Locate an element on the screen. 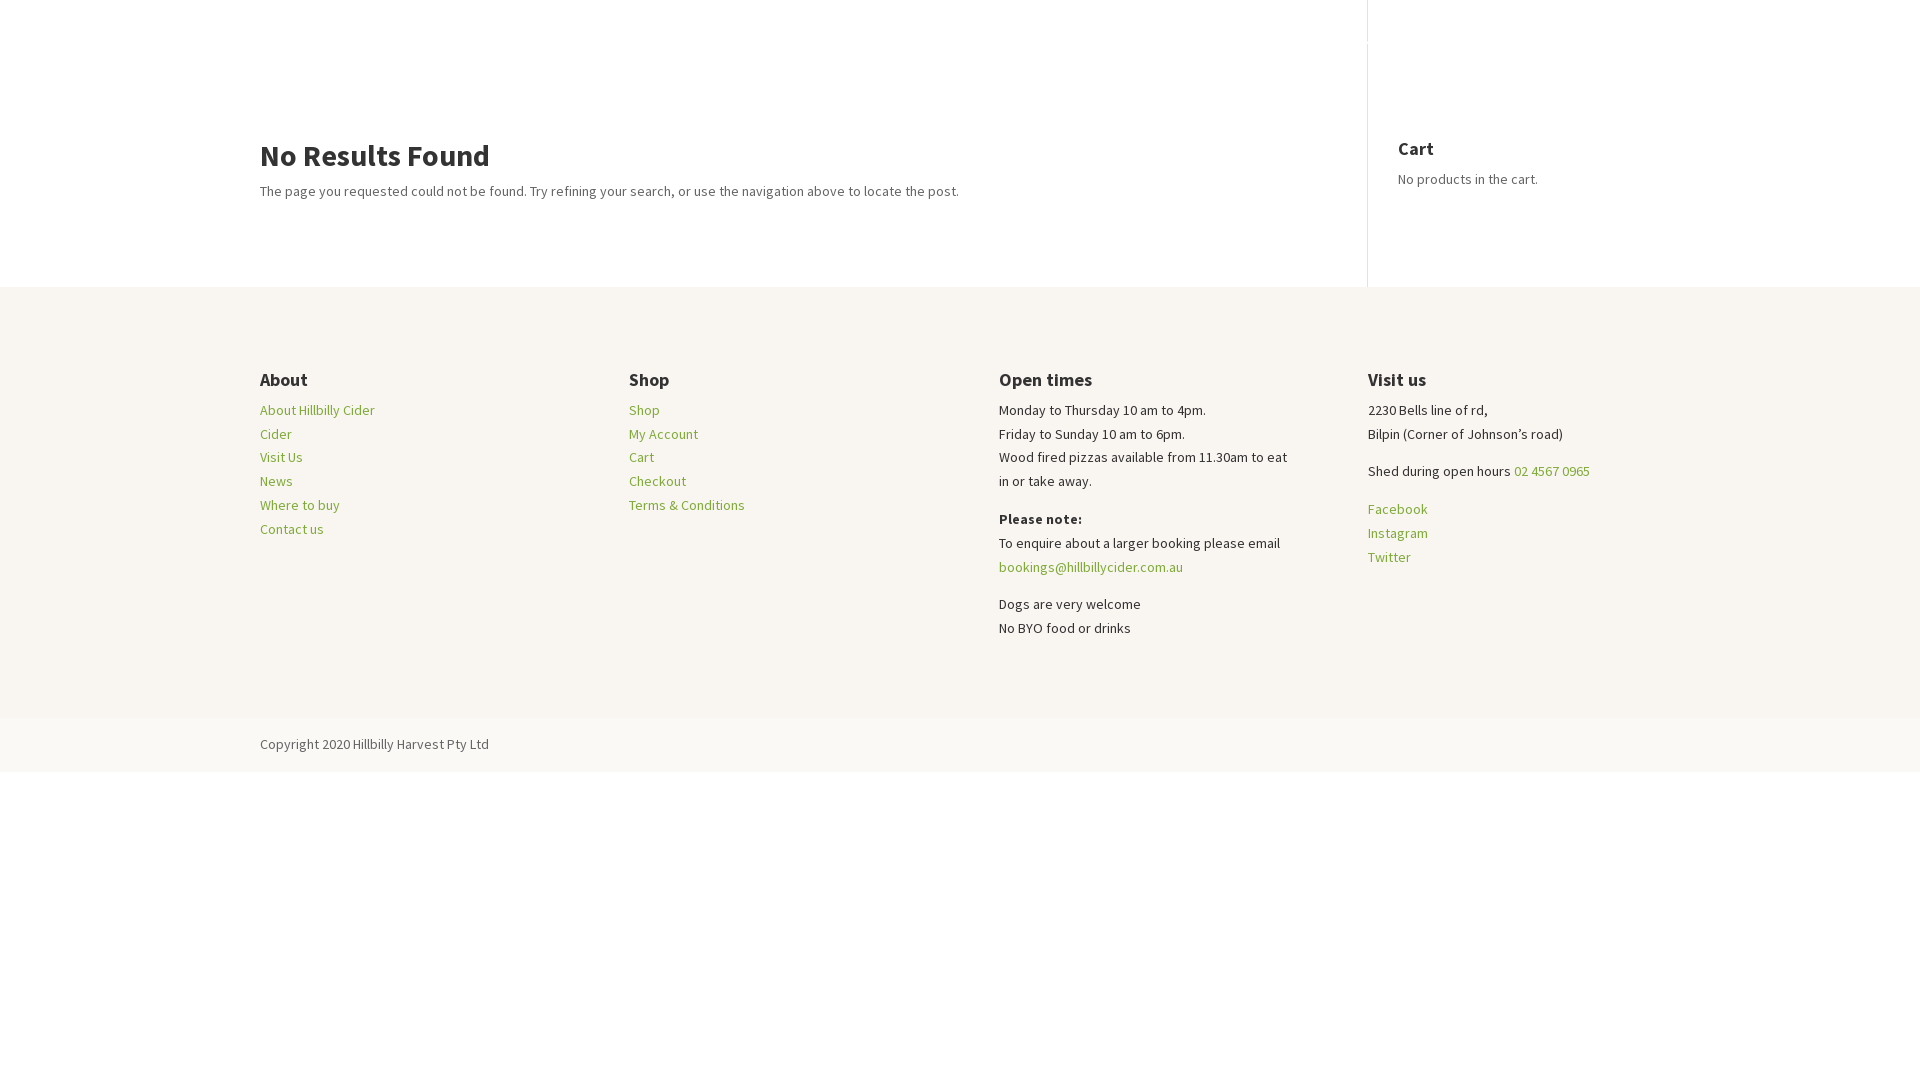 The width and height of the screenshot is (1920, 1080). 'Instagram' is located at coordinates (1396, 531).